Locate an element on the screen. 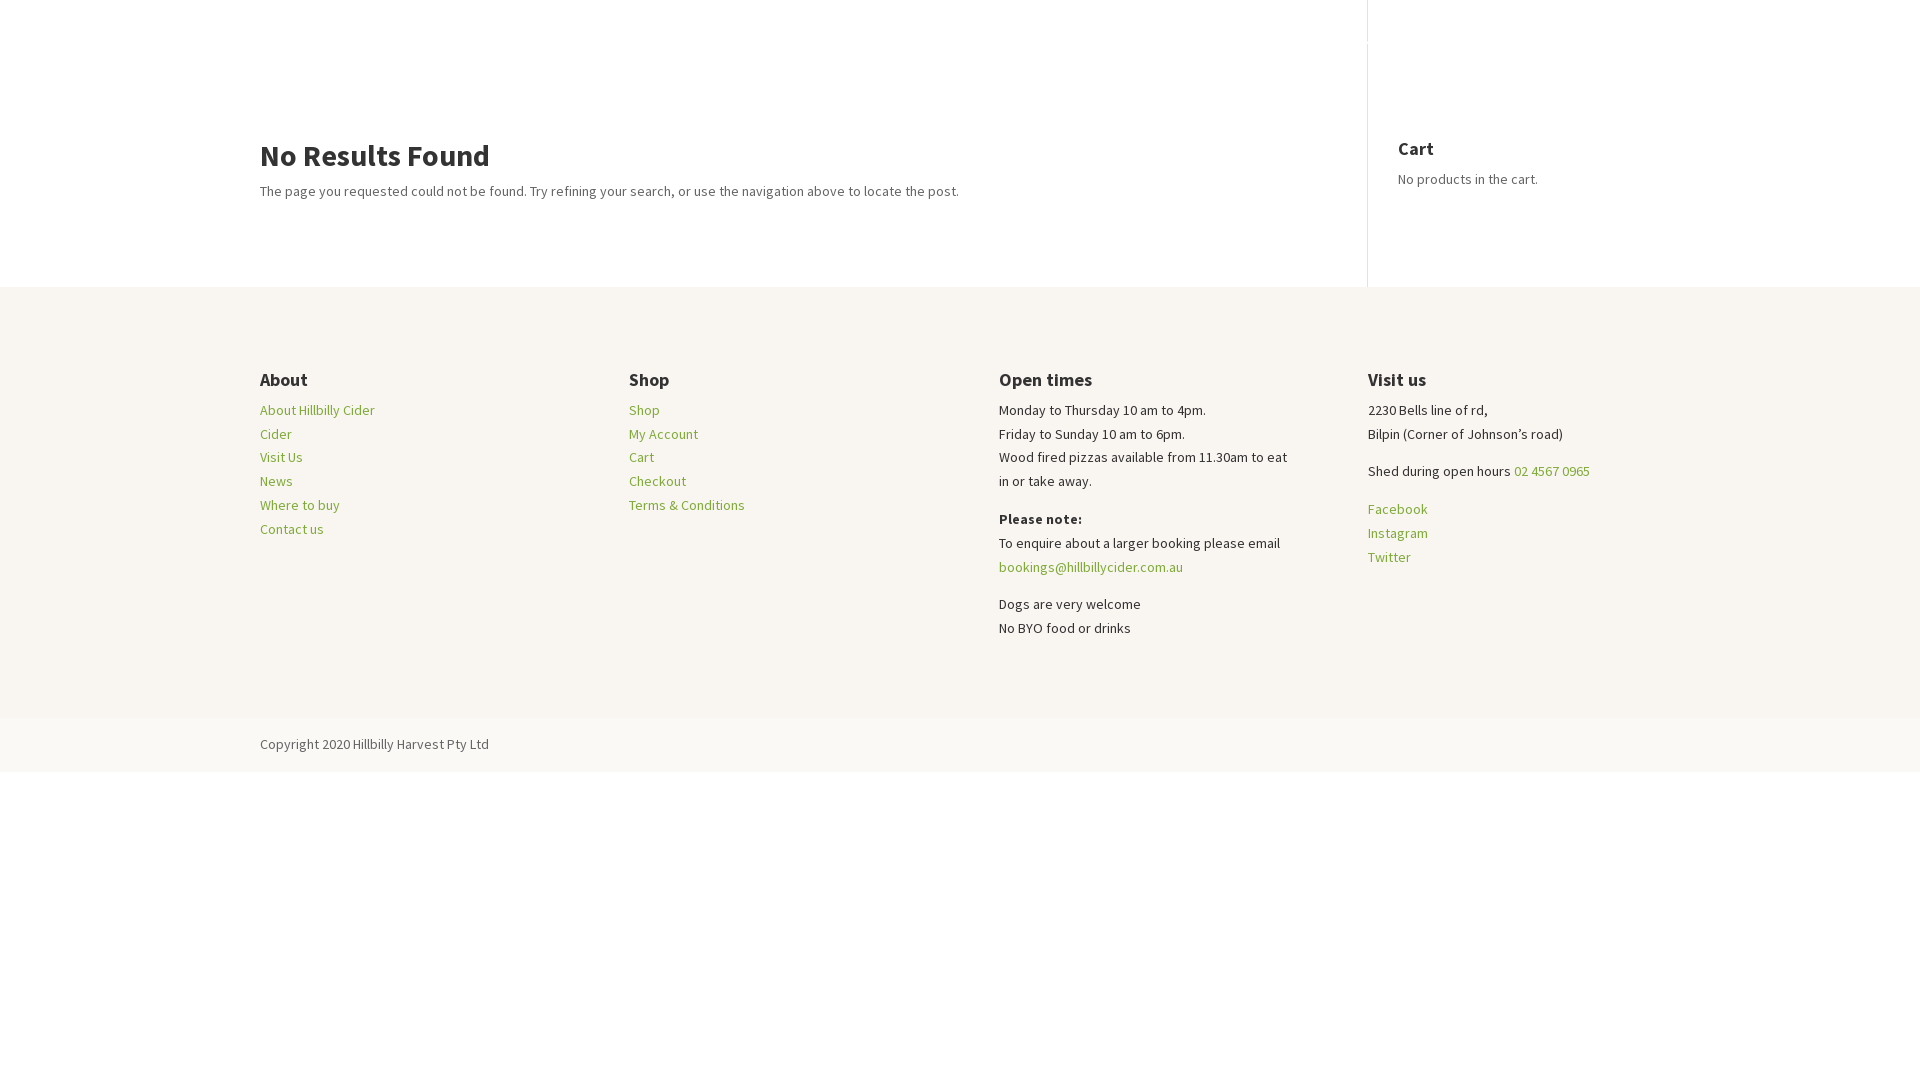 The width and height of the screenshot is (1920, 1080). 'Instagram' is located at coordinates (1396, 531).